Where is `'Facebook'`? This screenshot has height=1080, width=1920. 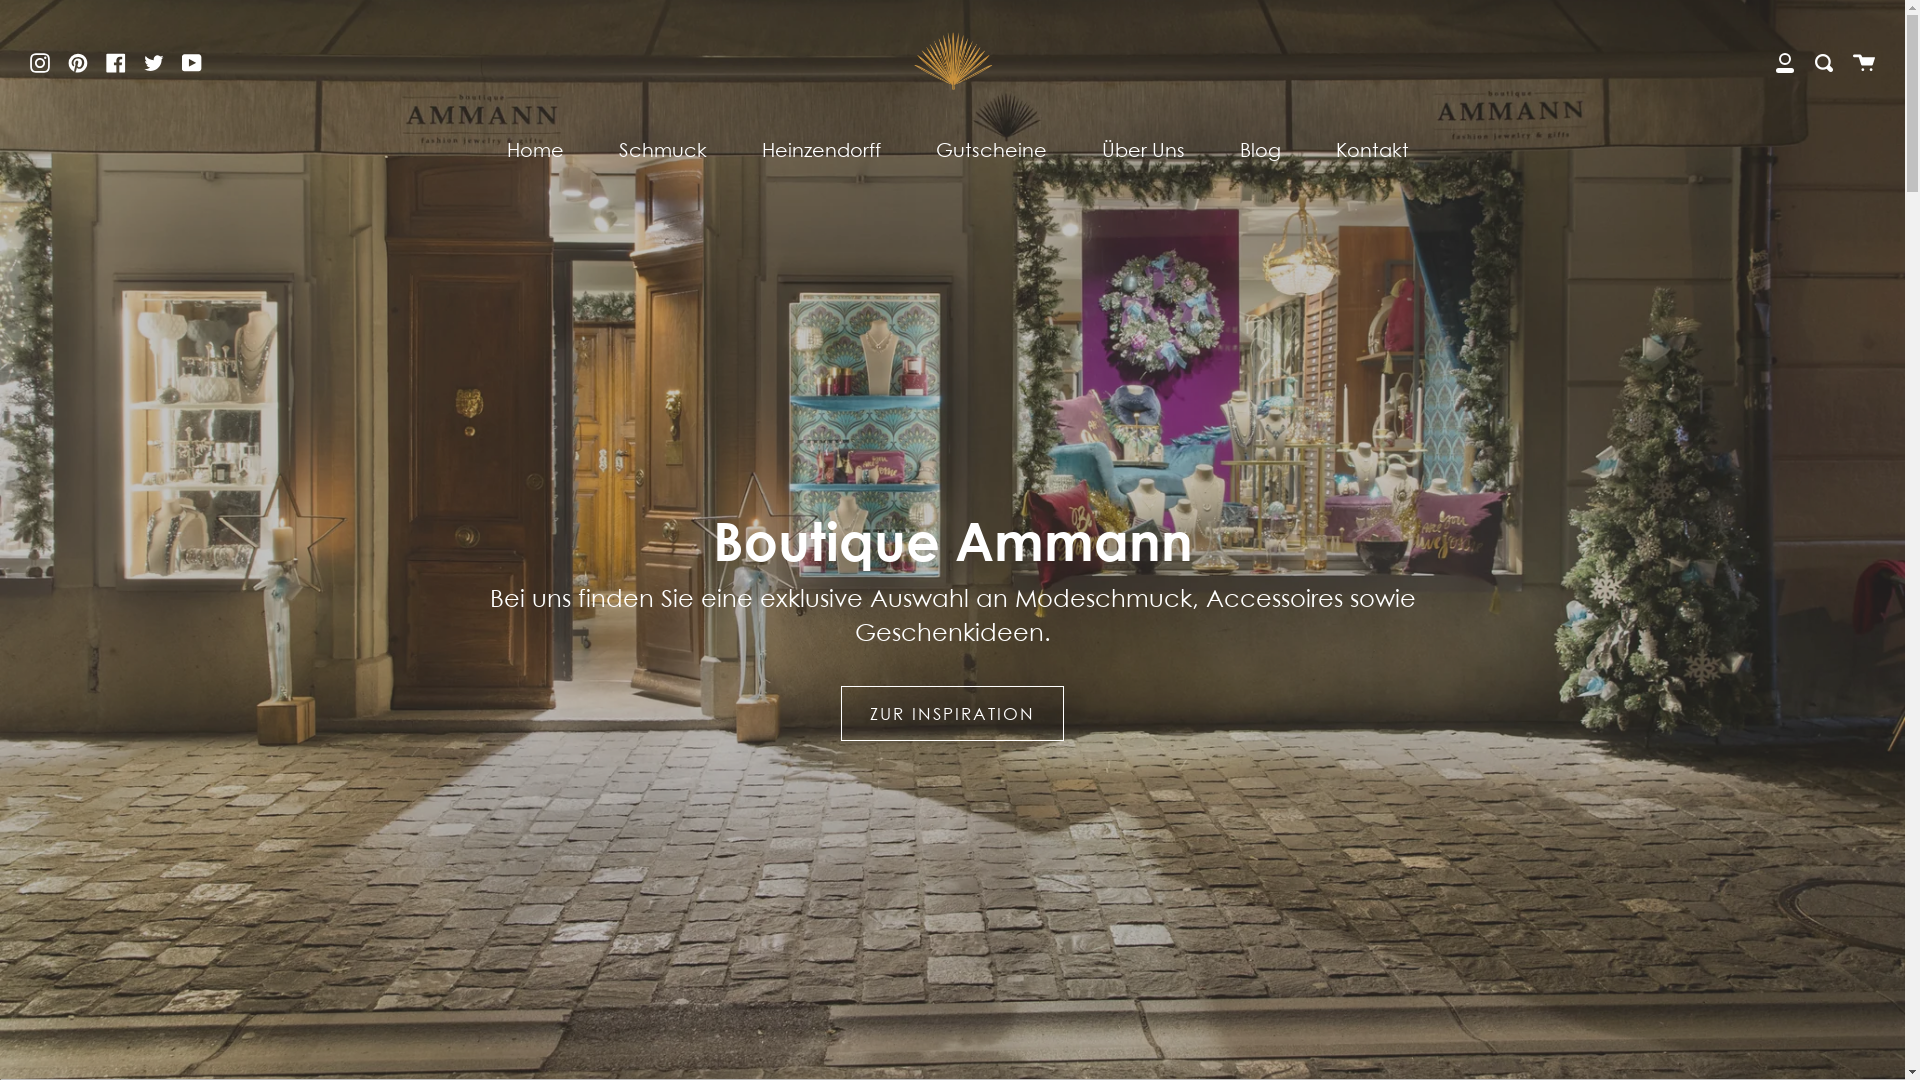 'Facebook' is located at coordinates (104, 60).